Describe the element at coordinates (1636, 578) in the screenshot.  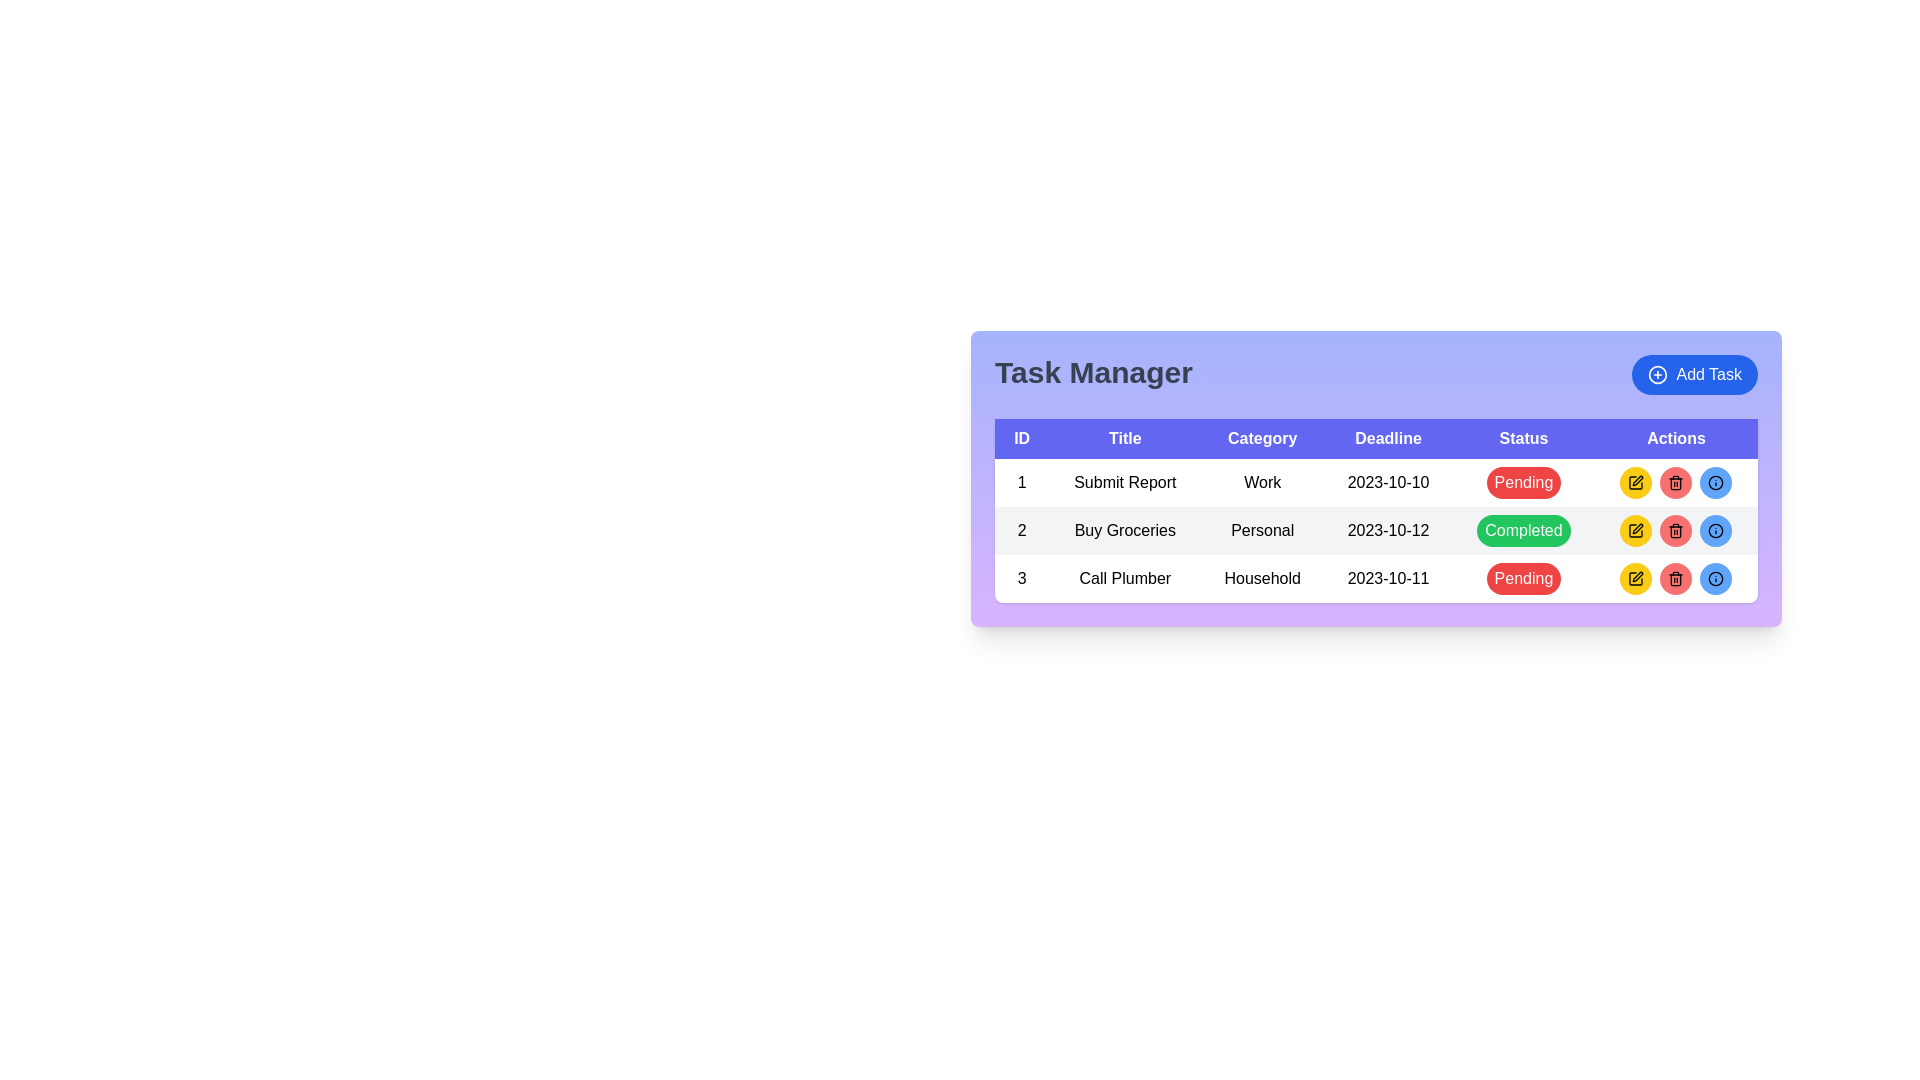
I see `the edit icon for the 'Call Plumber' task in the last row of the 'Task Manager' interface under the 'Actions' column` at that location.